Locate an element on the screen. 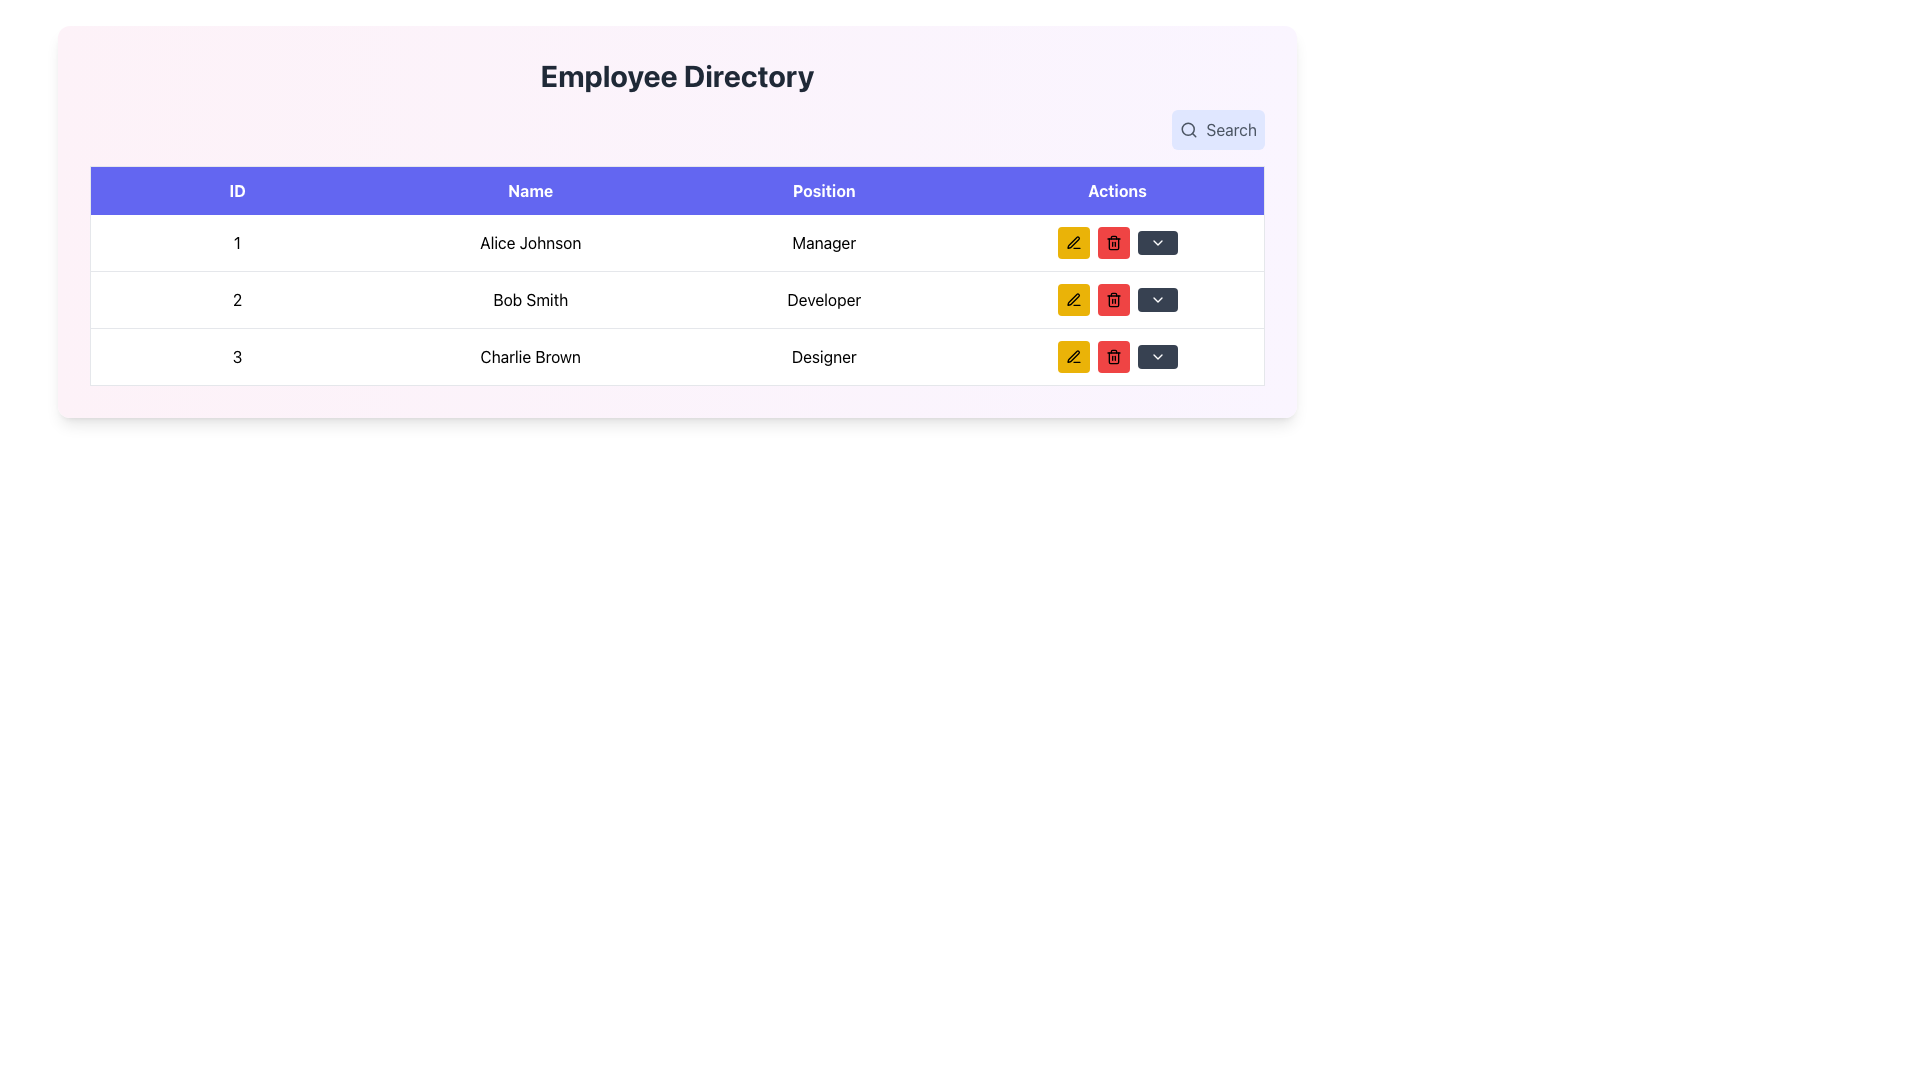 The image size is (1920, 1080). the Text Label that identifies the specific record in the table, located in the 'ID' column of the last visible row, adjacent to 'Charlie Brown' in the 'Name' column is located at coordinates (237, 356).